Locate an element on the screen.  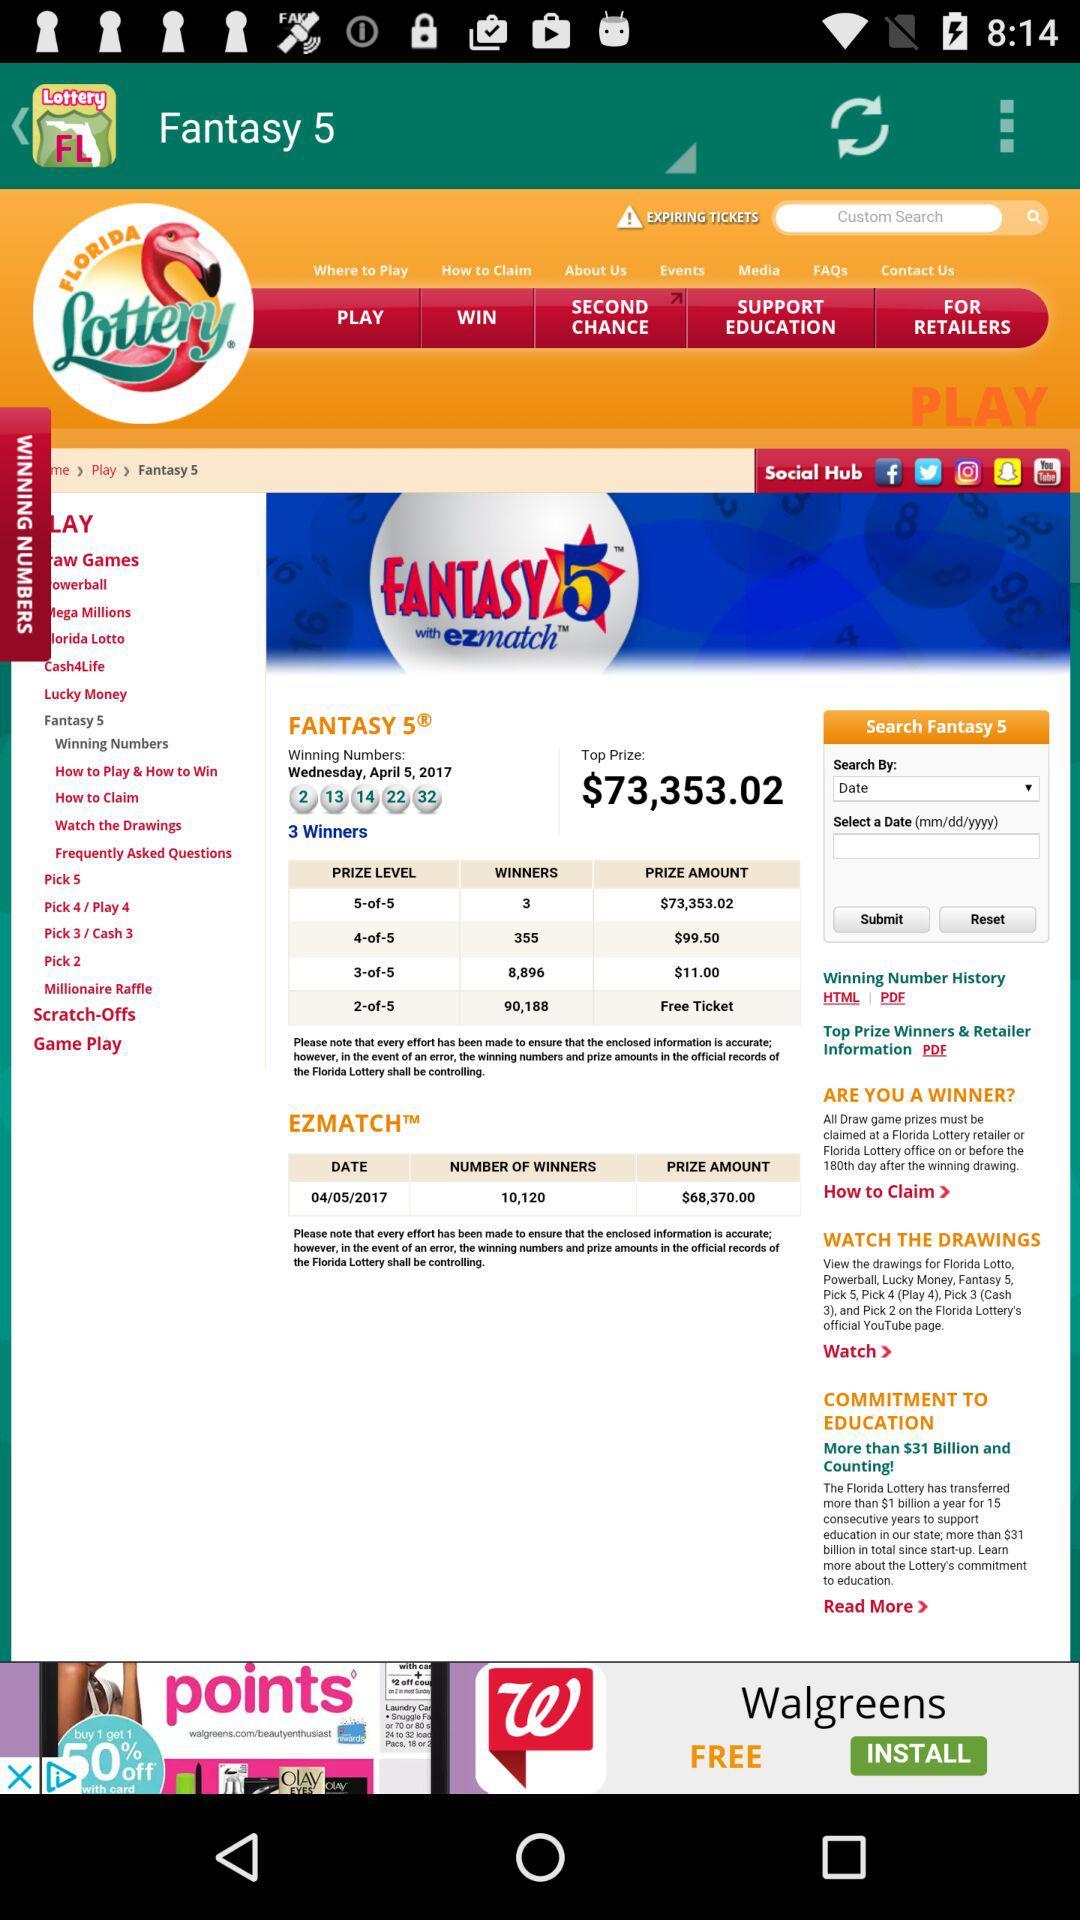
advertisement is located at coordinates (540, 1727).